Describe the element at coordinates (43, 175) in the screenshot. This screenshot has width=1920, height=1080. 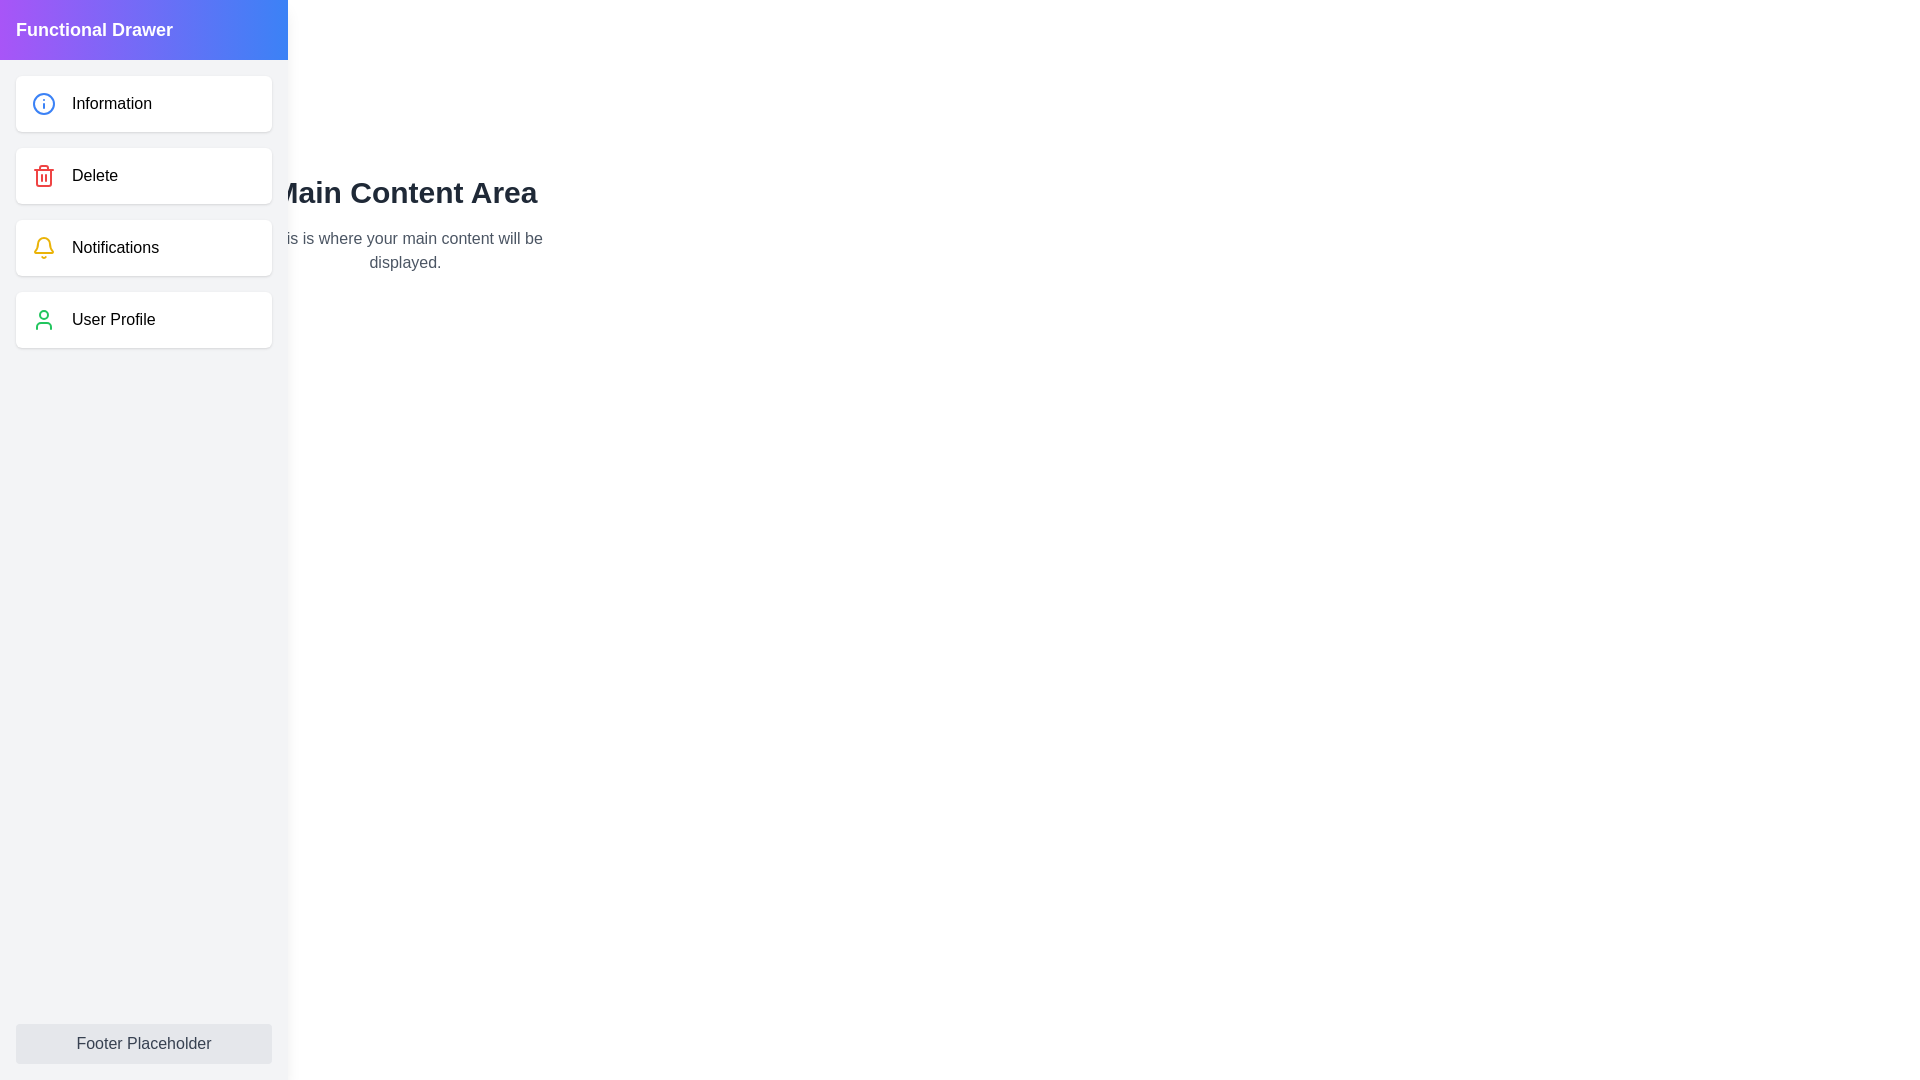
I see `the delete icon located to the left of the 'Delete' text label in the sidebar menu, which visually represents the action of deleting` at that location.